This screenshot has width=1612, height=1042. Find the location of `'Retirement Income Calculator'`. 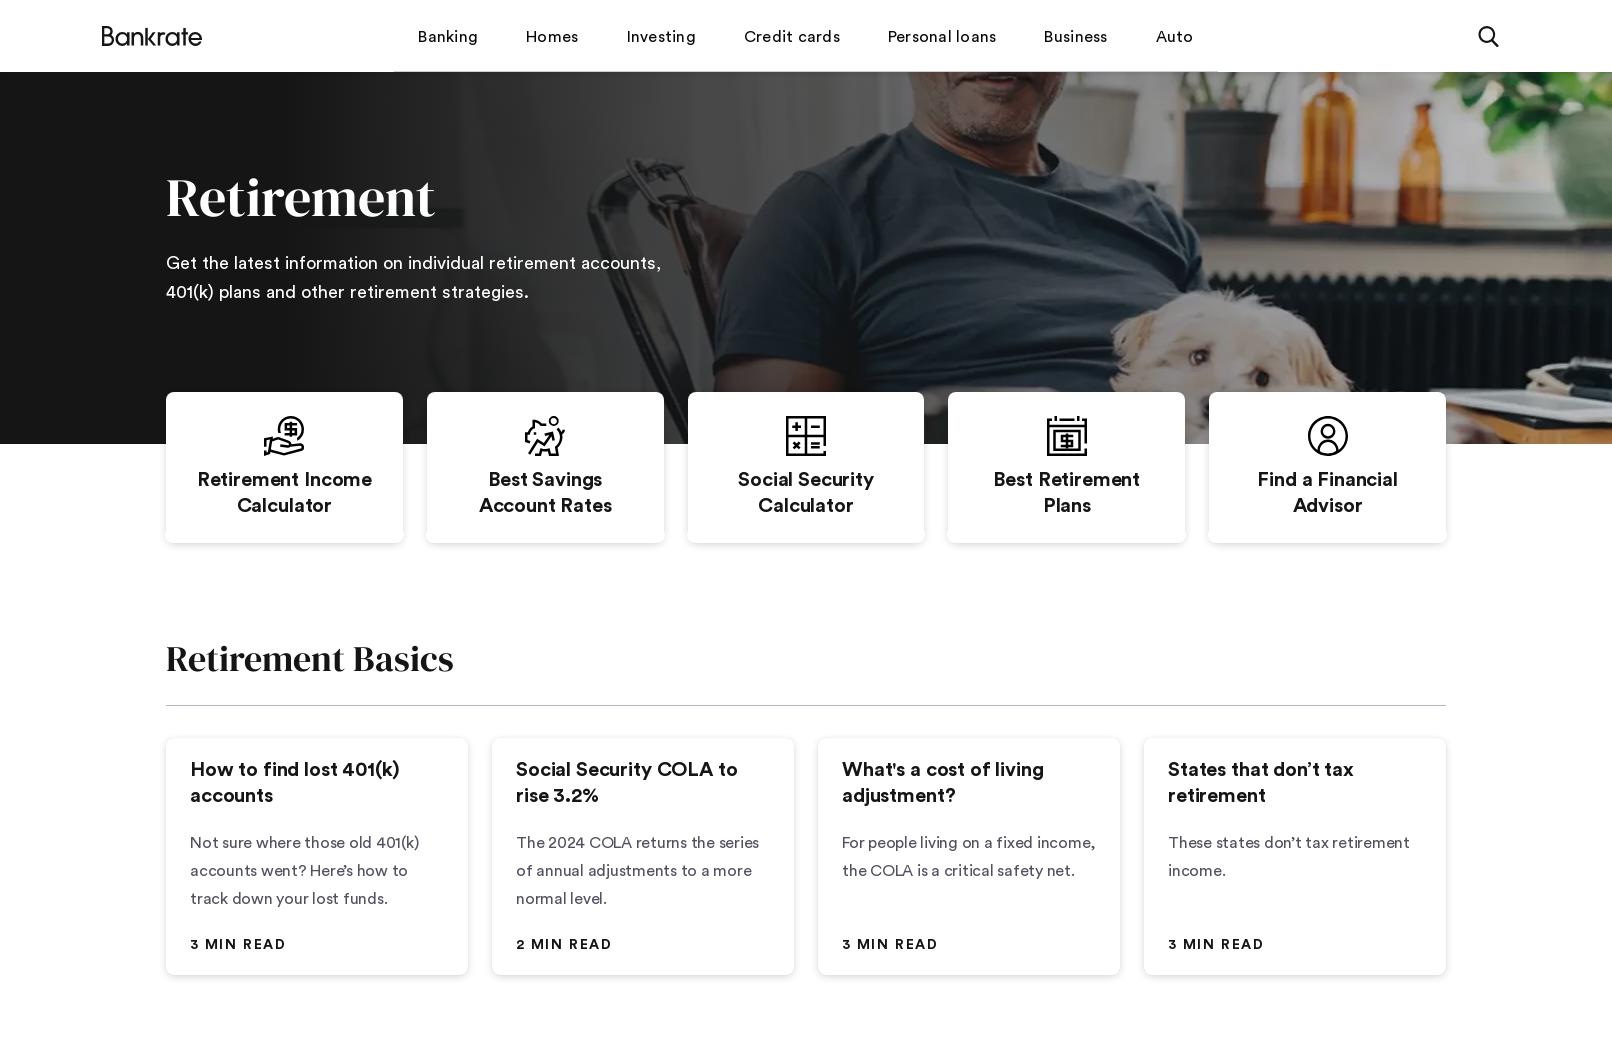

'Retirement Income Calculator' is located at coordinates (284, 492).